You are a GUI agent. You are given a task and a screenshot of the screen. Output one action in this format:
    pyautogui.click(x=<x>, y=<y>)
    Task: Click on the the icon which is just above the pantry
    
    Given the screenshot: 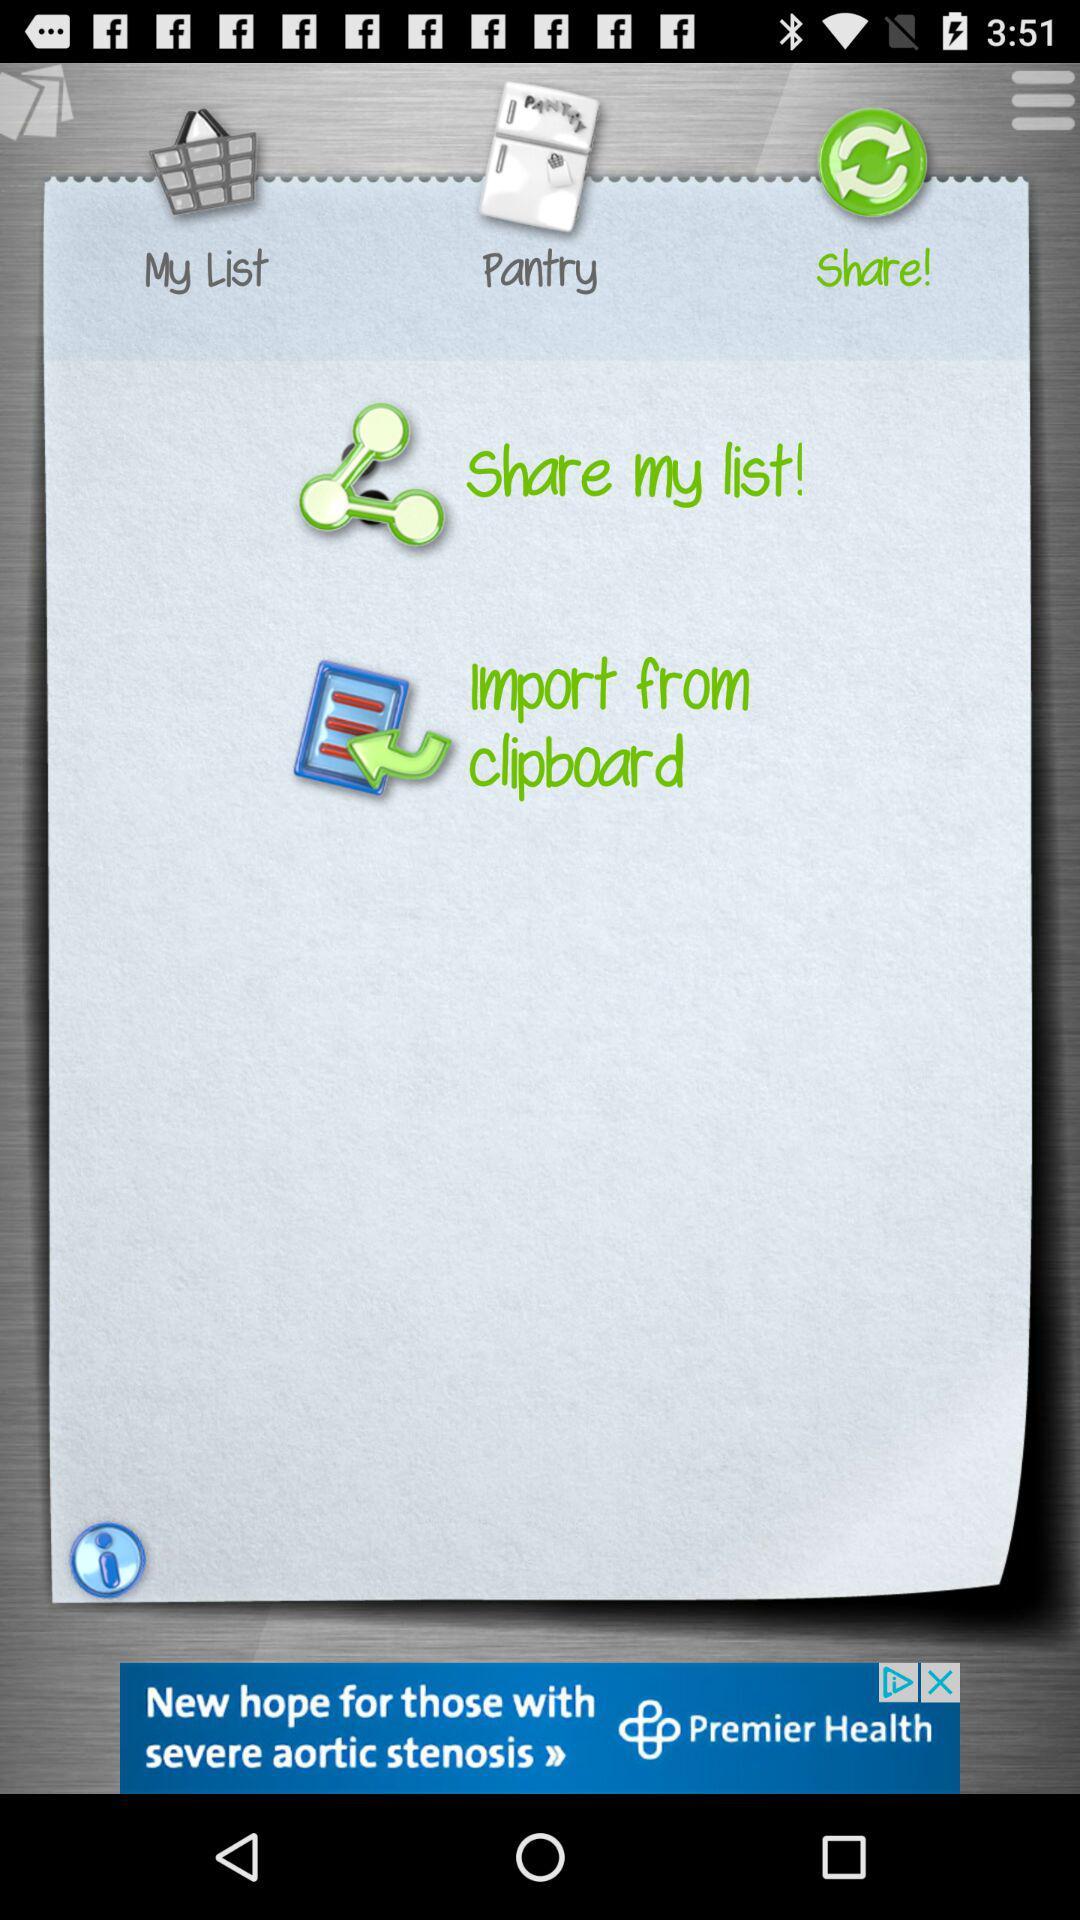 What is the action you would take?
    pyautogui.click(x=538, y=166)
    